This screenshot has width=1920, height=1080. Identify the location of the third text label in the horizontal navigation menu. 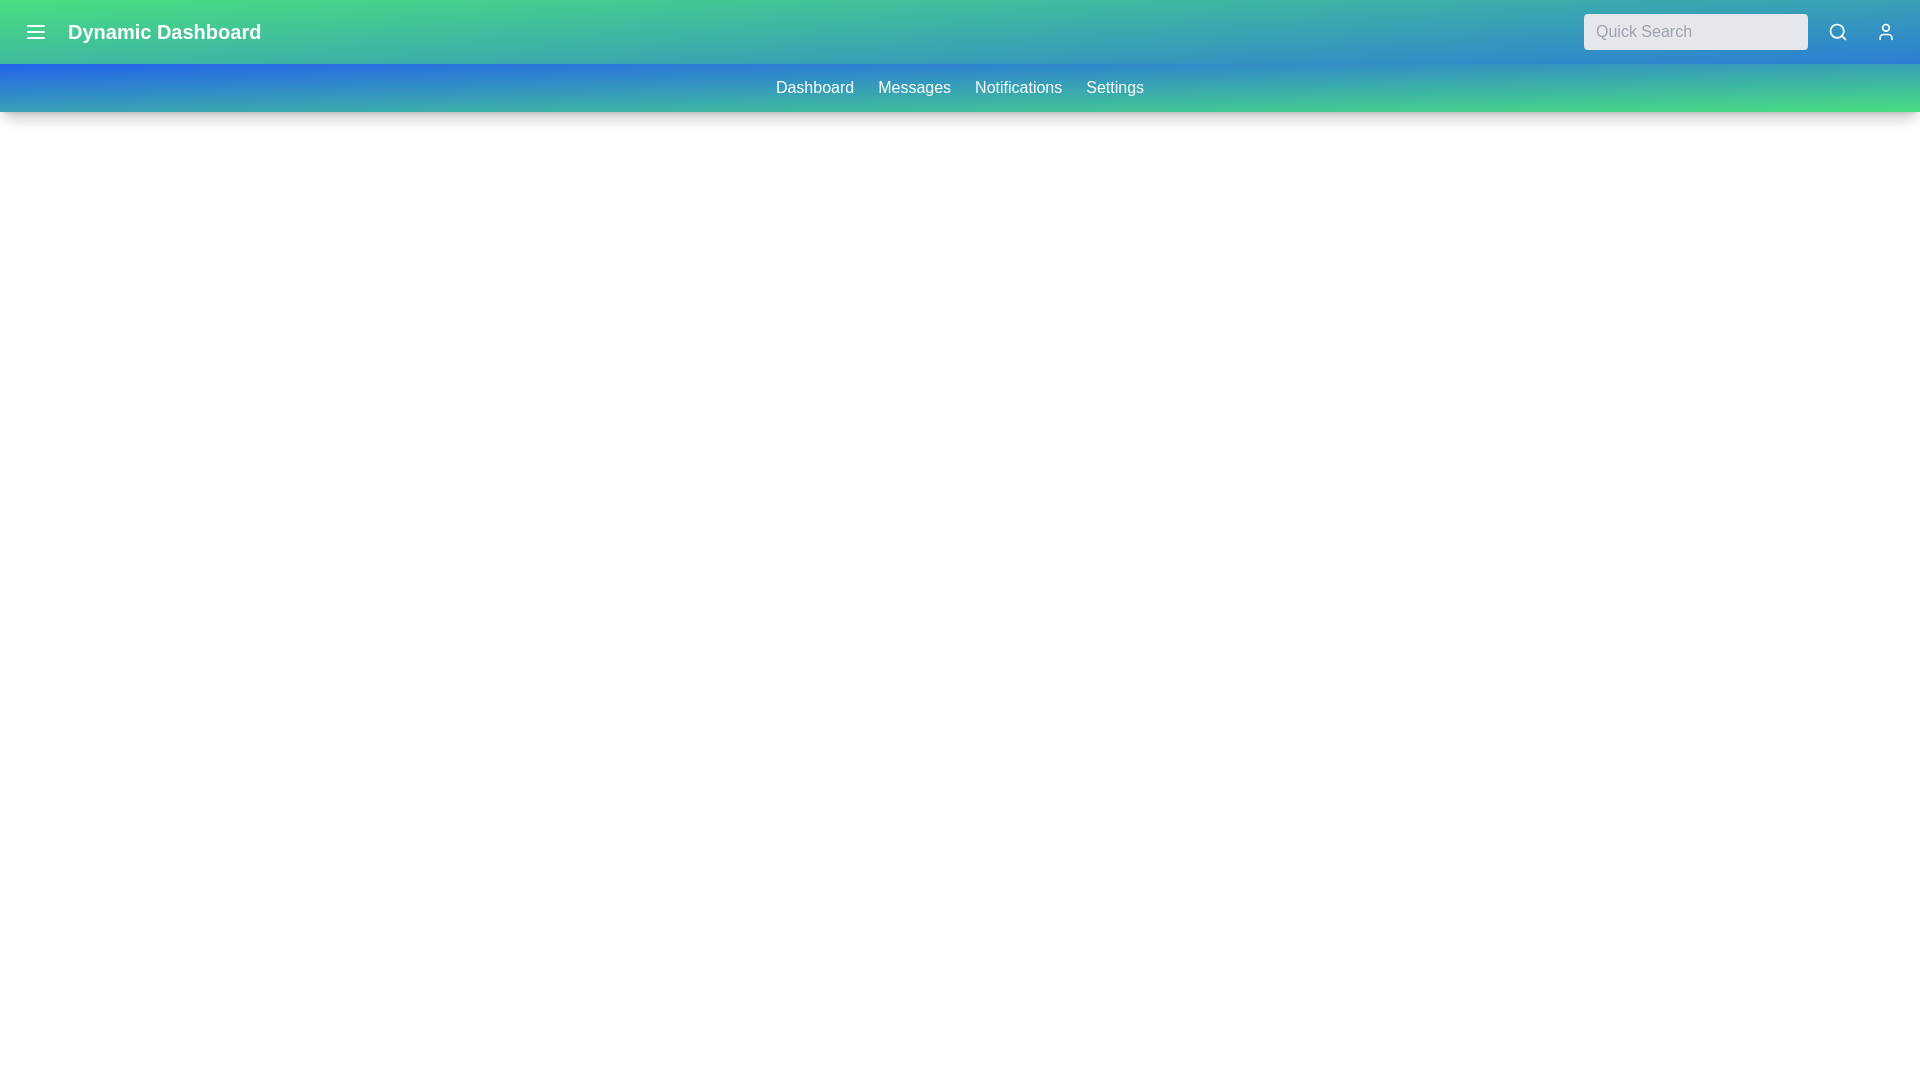
(1018, 87).